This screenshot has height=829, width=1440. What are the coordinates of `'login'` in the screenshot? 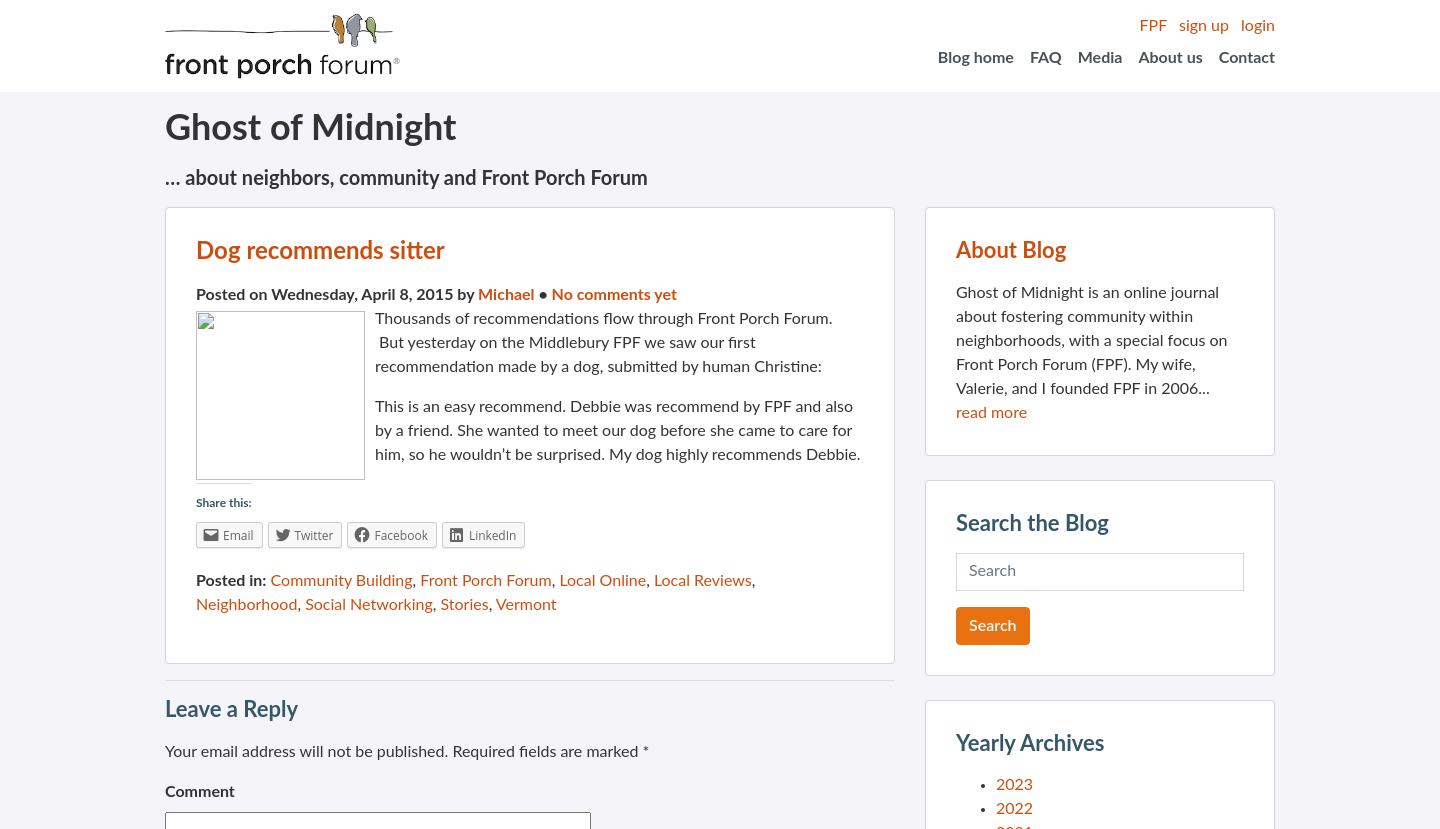 It's located at (1256, 26).